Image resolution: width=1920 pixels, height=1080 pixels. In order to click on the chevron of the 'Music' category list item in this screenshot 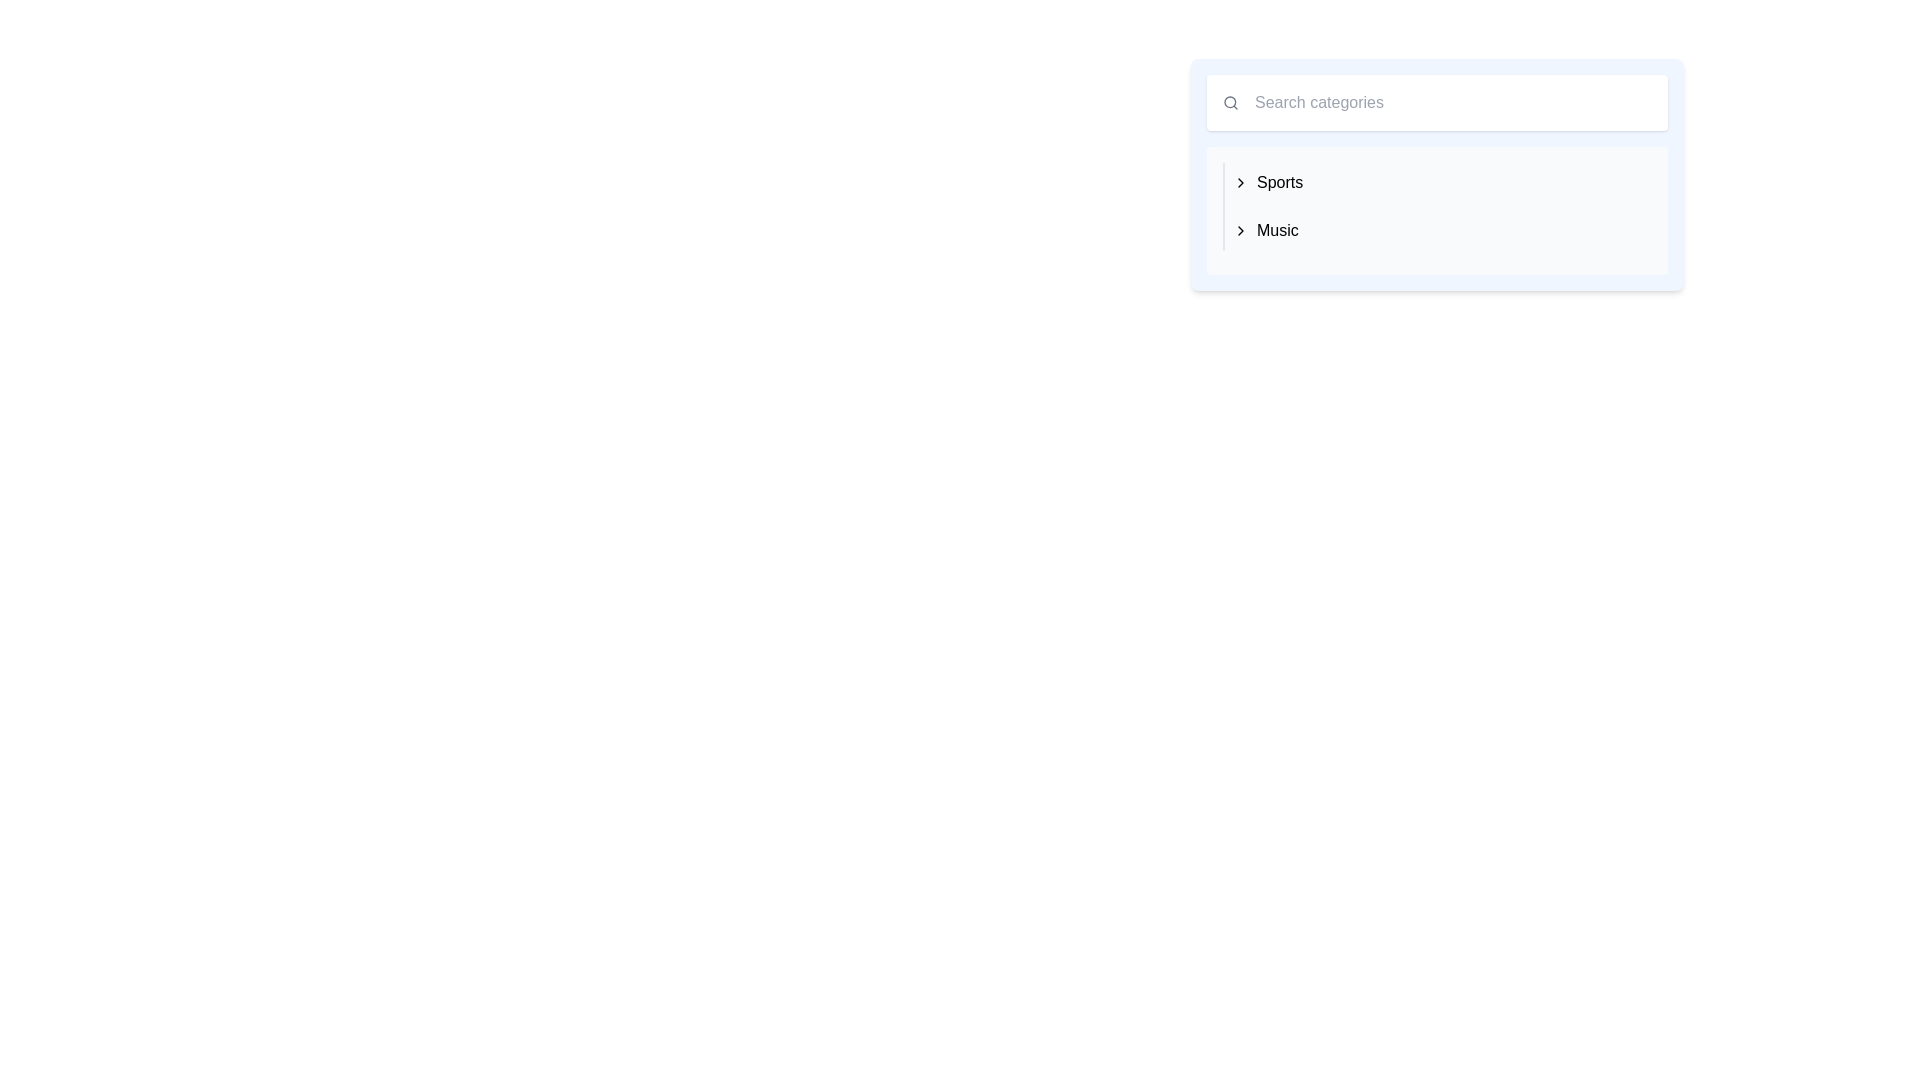, I will do `click(1437, 230)`.